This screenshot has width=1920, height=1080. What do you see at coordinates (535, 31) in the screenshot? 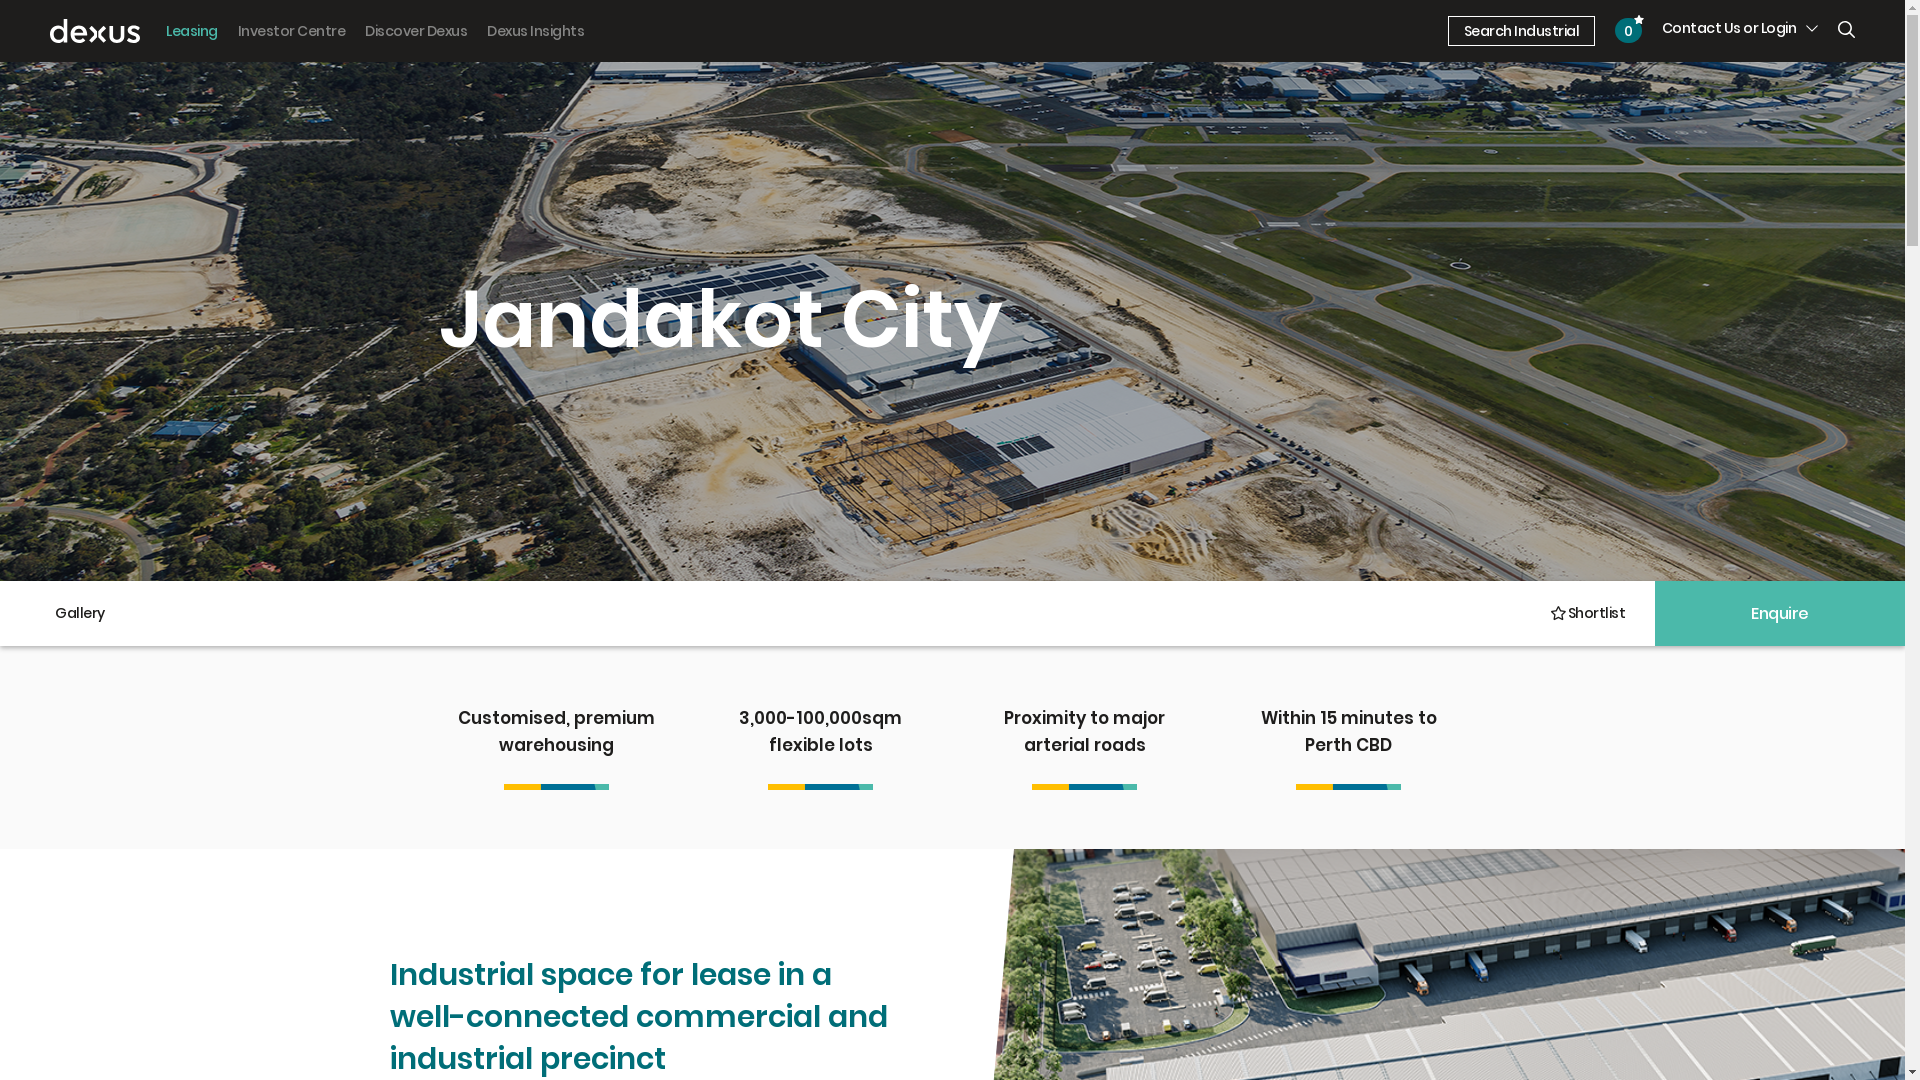
I see `'Dexus Insights'` at bounding box center [535, 31].